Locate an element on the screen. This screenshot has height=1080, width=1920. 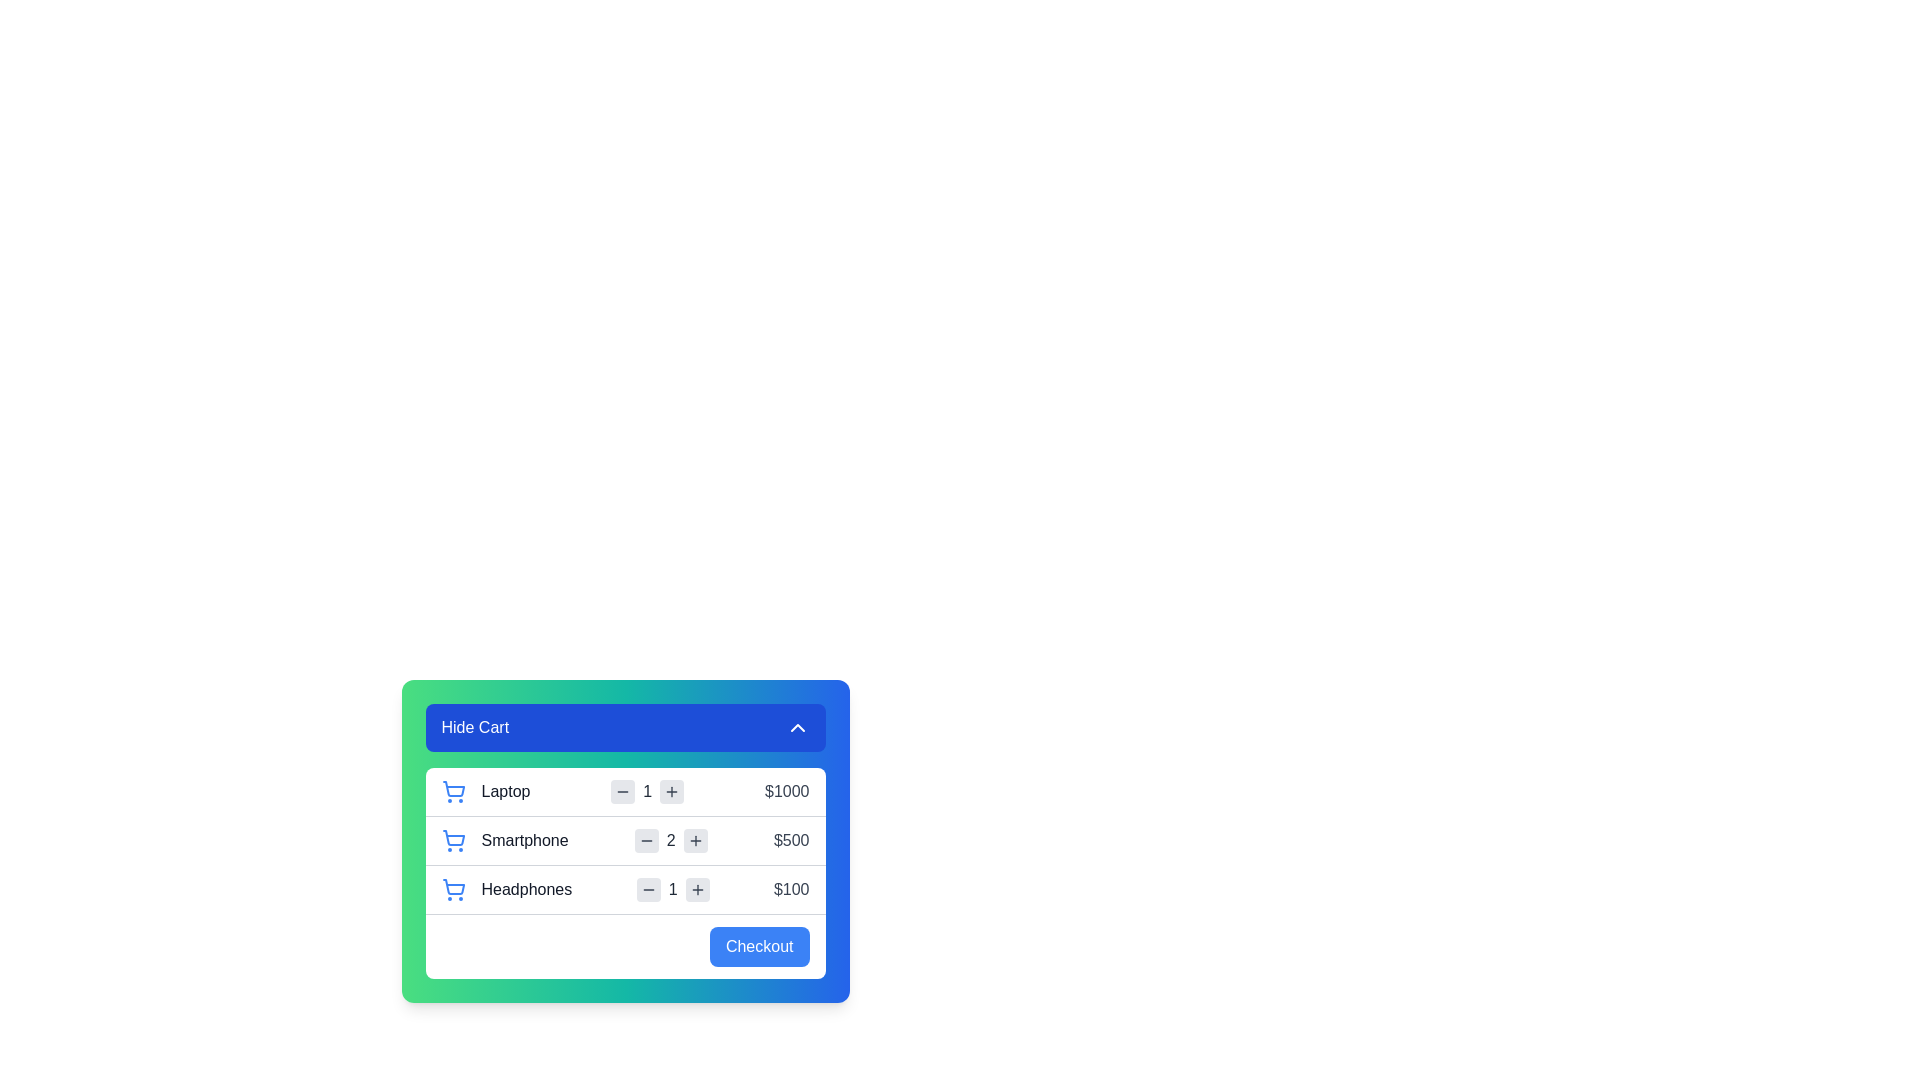
the increment button located to the immediate right of the current quantity indicator ('1') is located at coordinates (672, 790).